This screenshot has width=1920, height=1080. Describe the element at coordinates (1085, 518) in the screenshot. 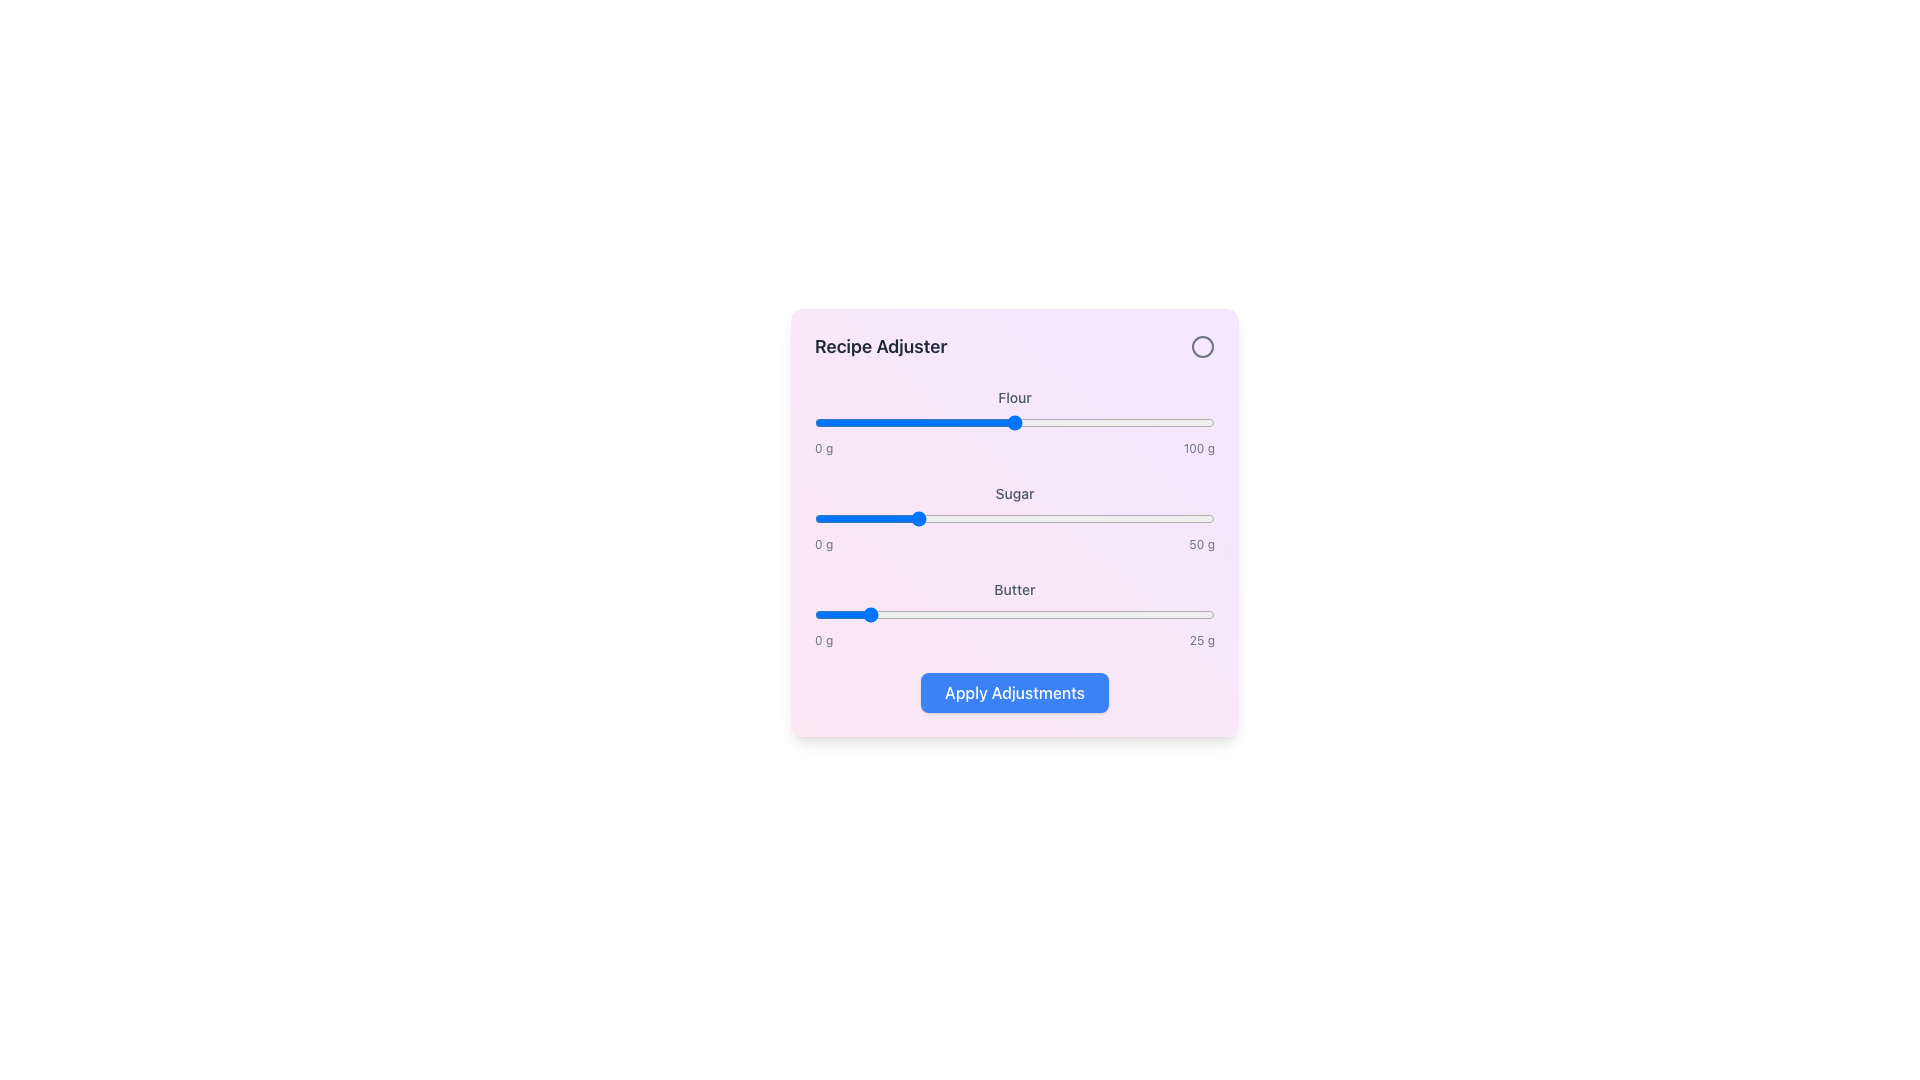

I see `sugar level` at that location.